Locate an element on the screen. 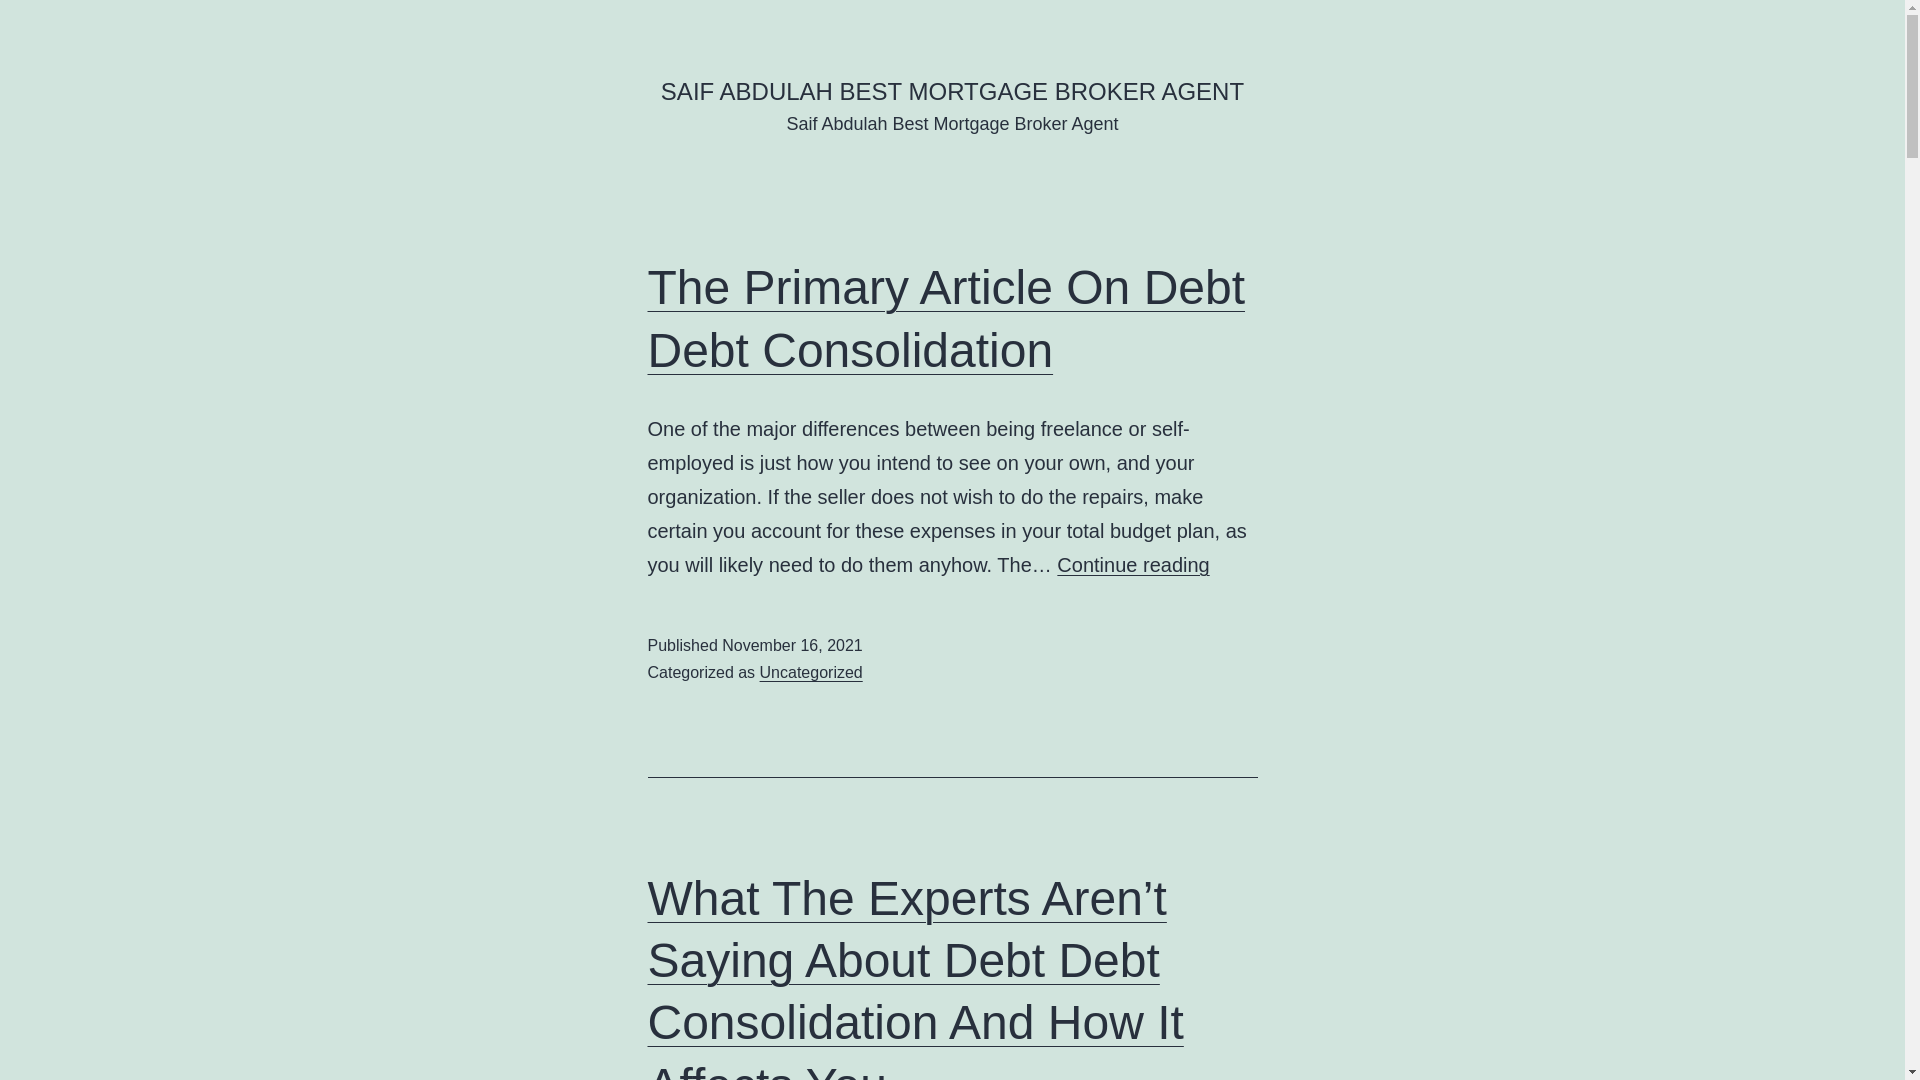 Image resolution: width=1920 pixels, height=1080 pixels. 'Uncategorized' is located at coordinates (811, 672).